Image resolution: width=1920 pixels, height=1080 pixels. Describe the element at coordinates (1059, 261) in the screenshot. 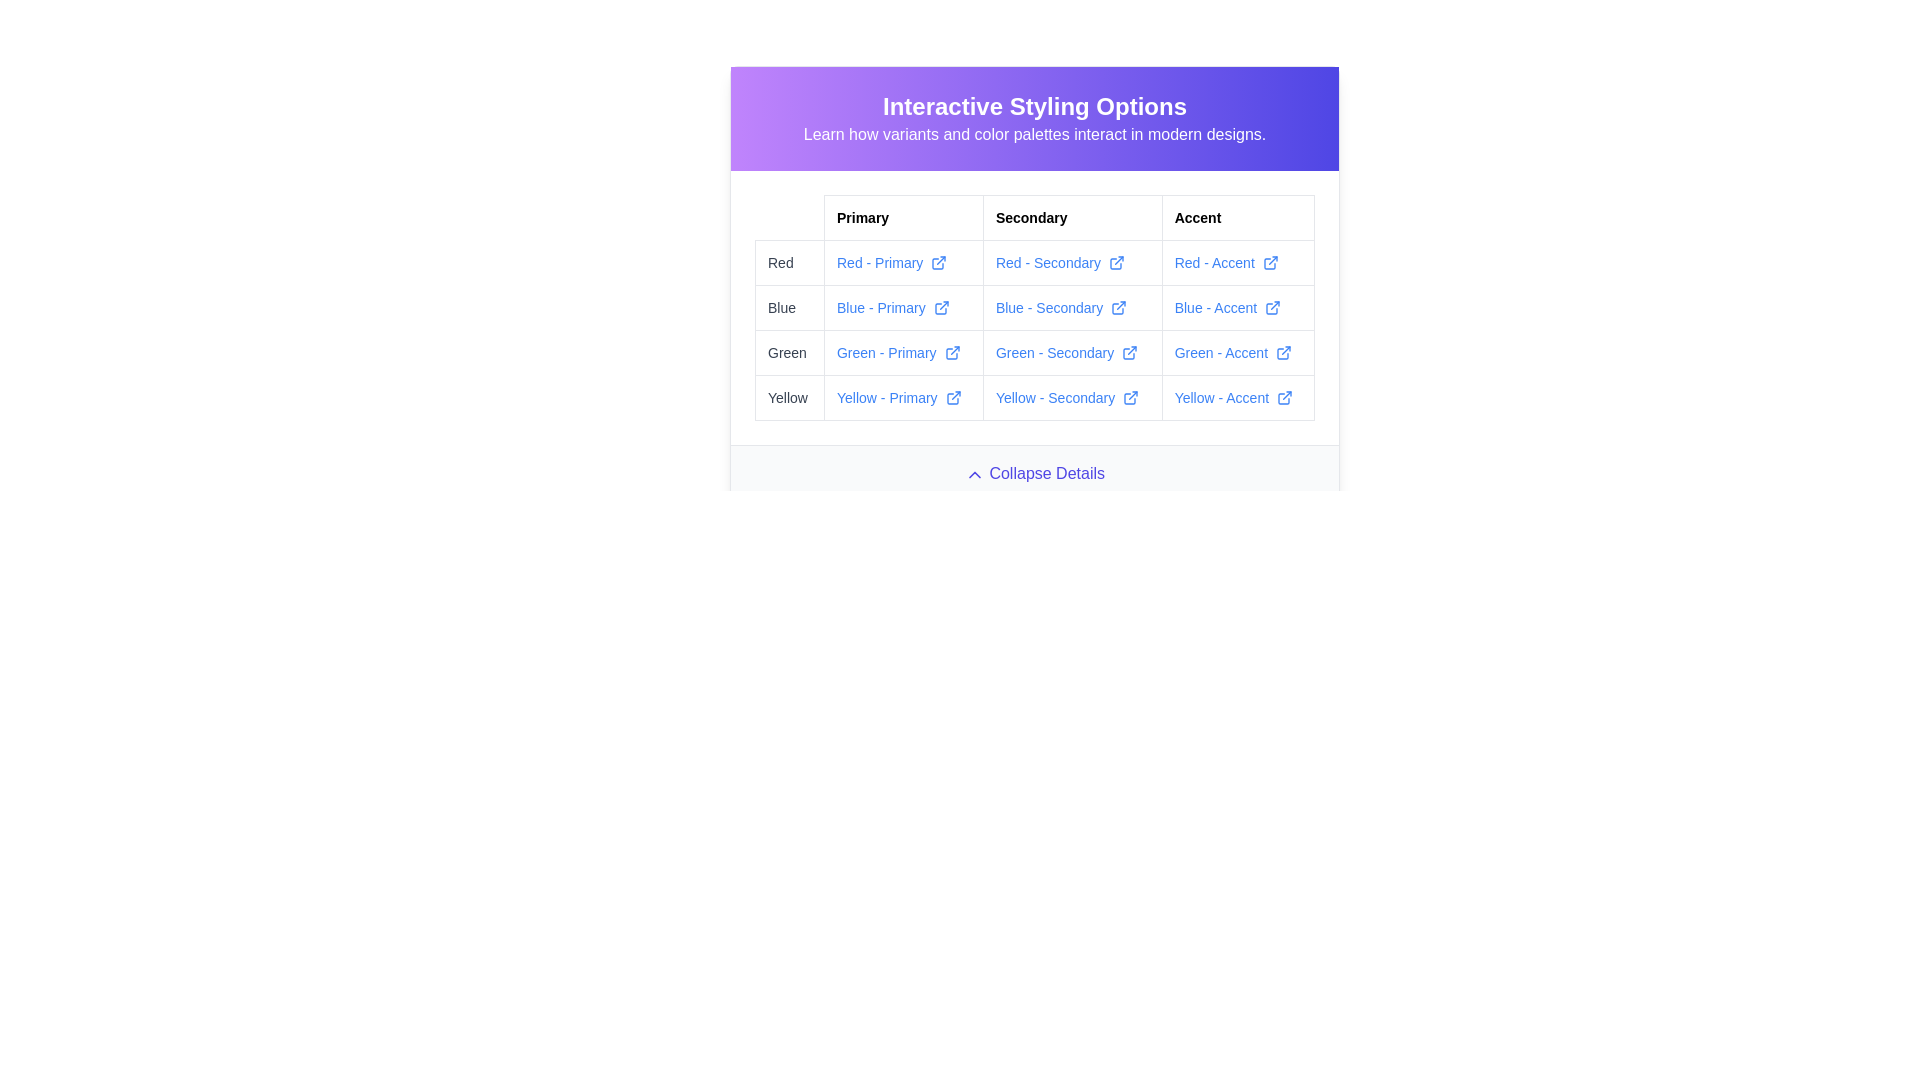

I see `the hyperlink labeled 'Red - Secondary' which is styled with blue text and an underline, located in the 'Secondary' column of the table` at that location.